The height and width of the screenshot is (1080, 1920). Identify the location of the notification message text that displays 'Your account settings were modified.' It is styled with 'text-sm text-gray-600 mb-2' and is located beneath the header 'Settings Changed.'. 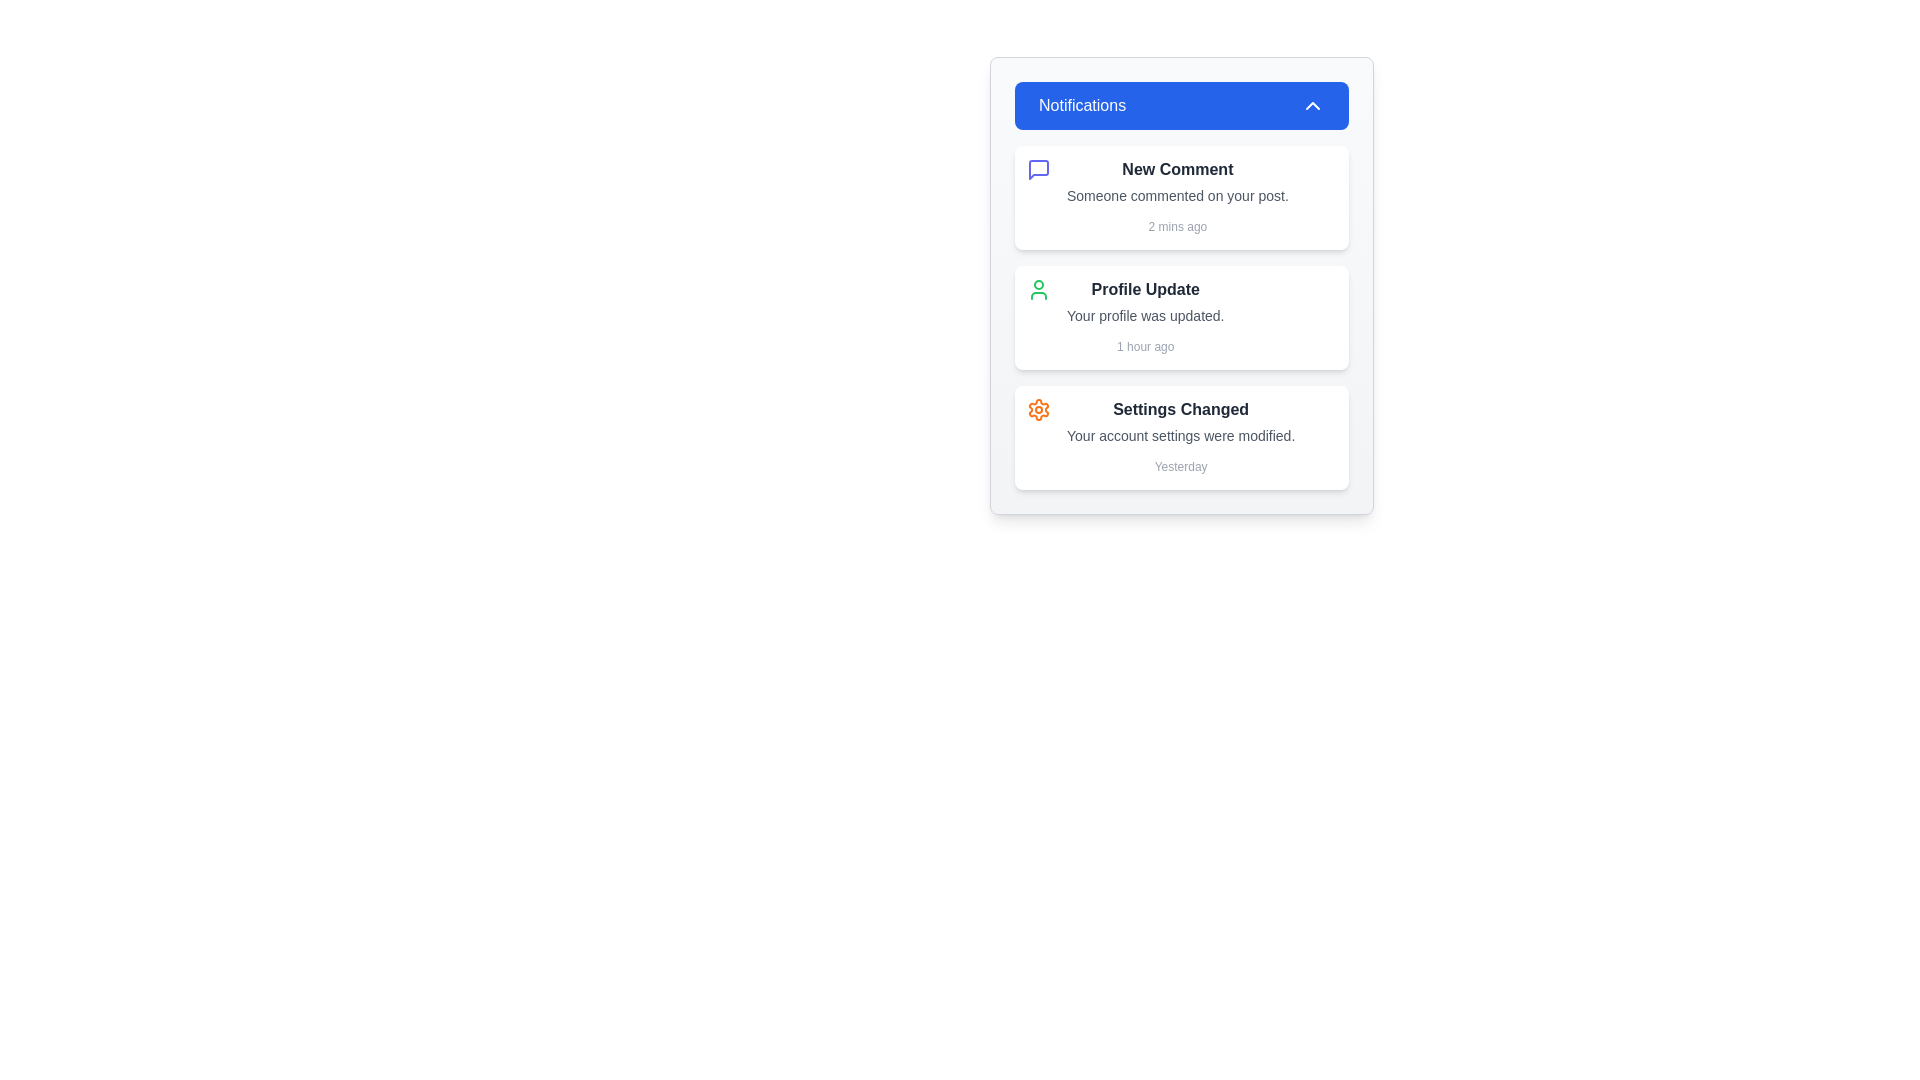
(1181, 434).